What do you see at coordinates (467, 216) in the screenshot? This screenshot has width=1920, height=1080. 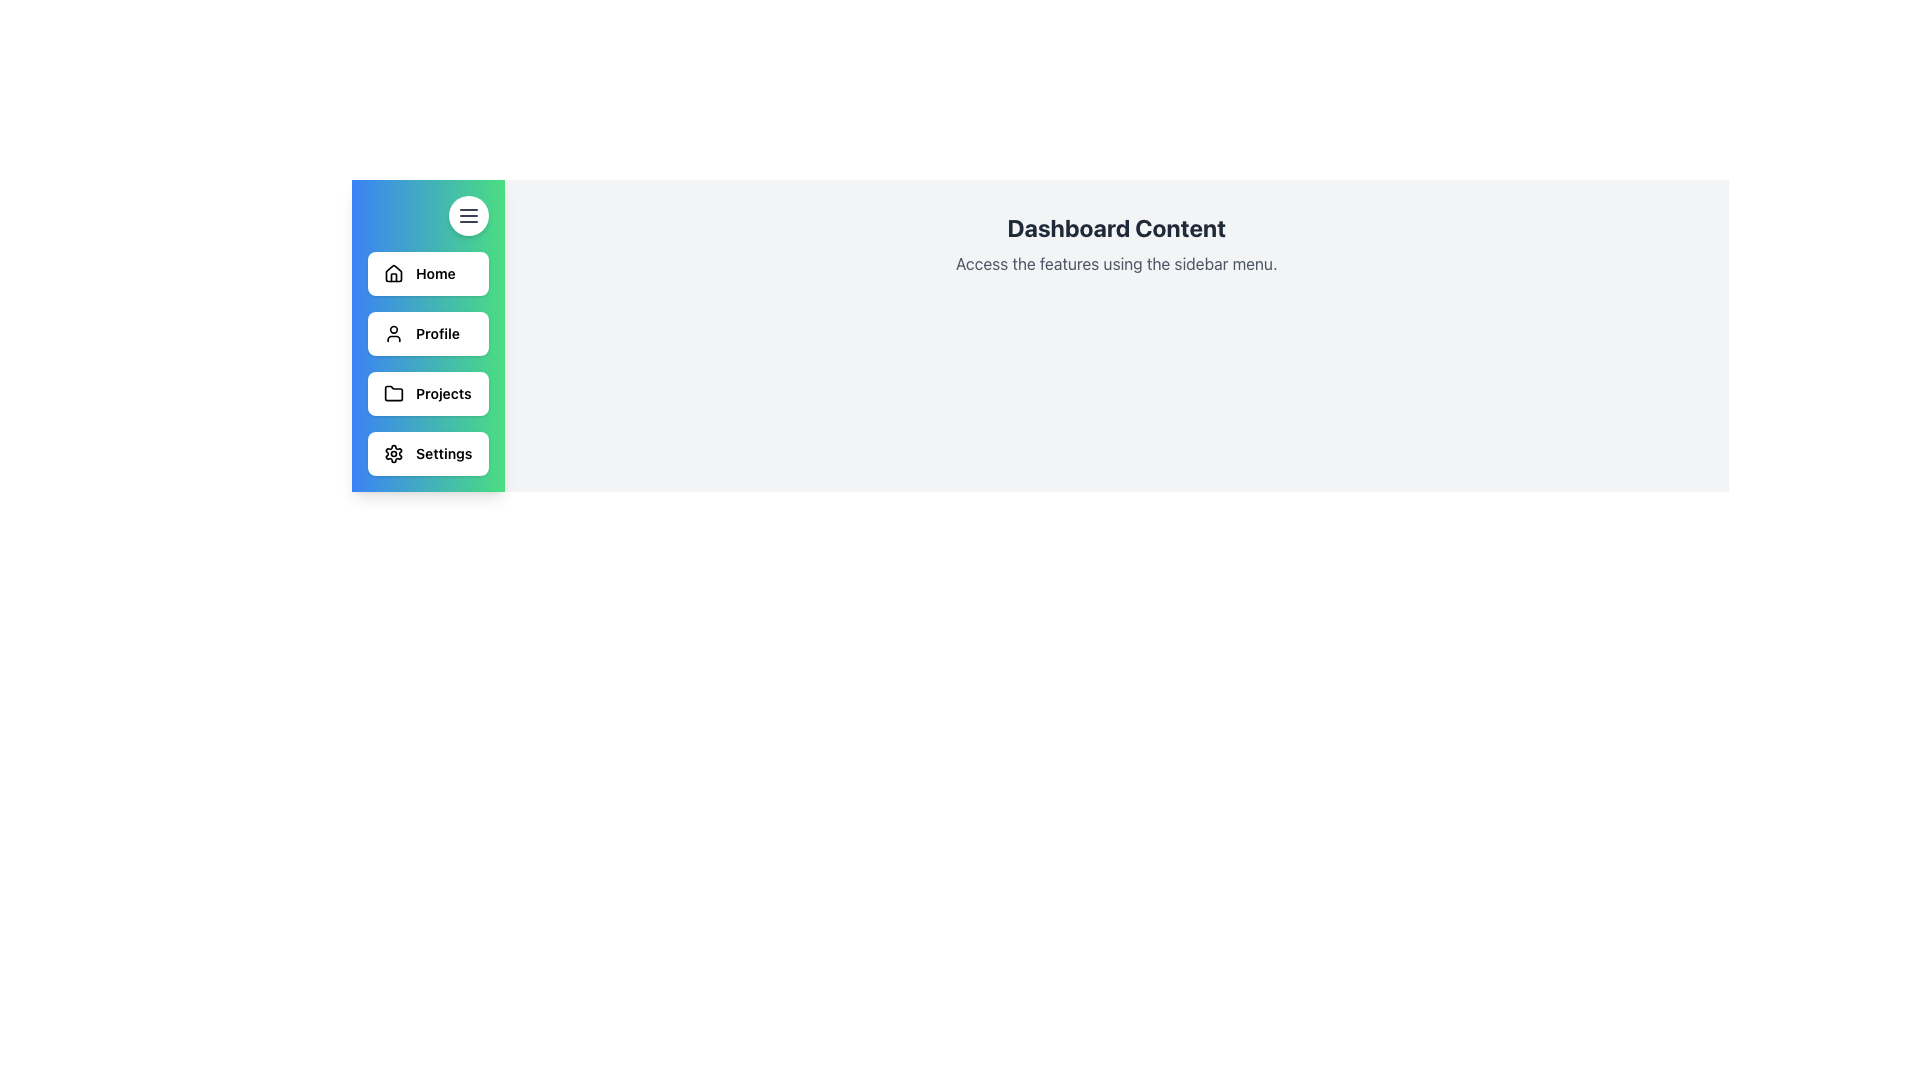 I see `the circular button with a white background and gray text located at the top-right corner of the sidebar panel` at bounding box center [467, 216].